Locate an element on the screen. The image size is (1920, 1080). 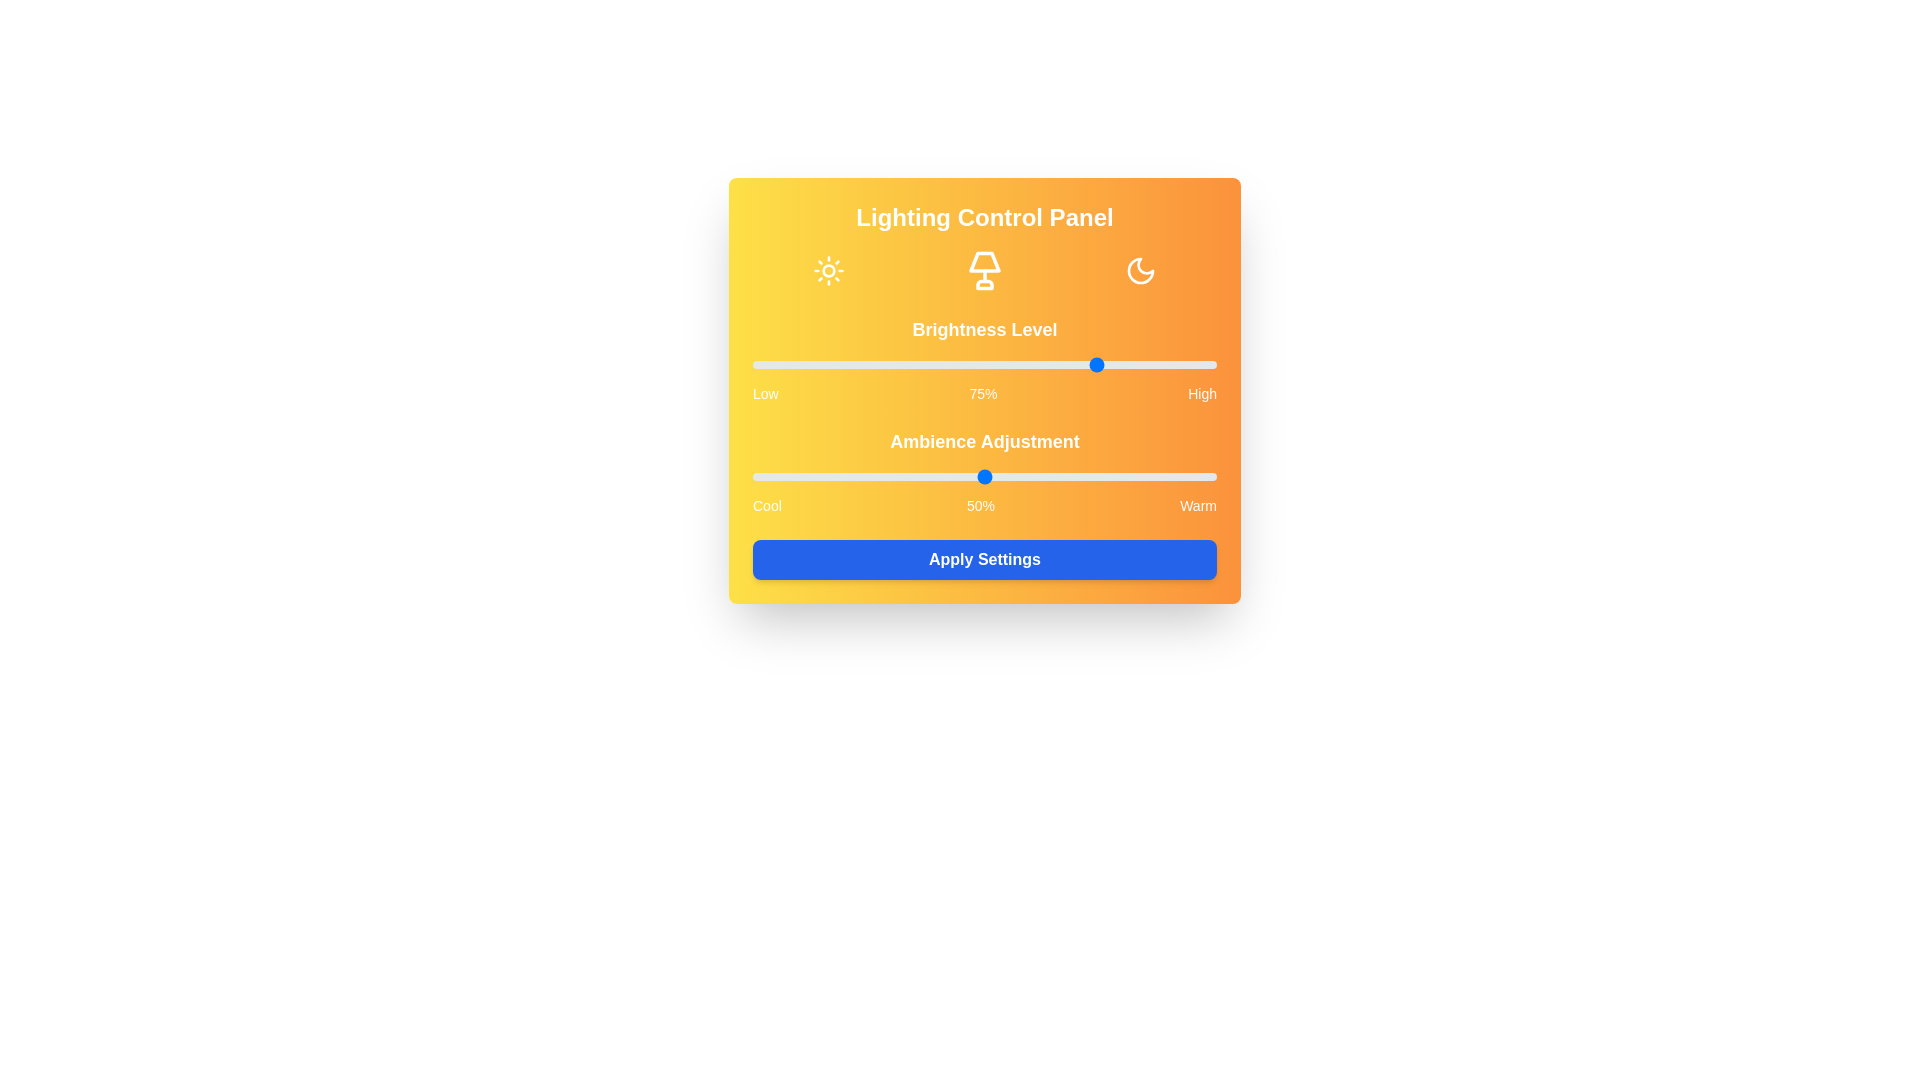
the ambiance level to 79% by adjusting the slider is located at coordinates (1118, 477).